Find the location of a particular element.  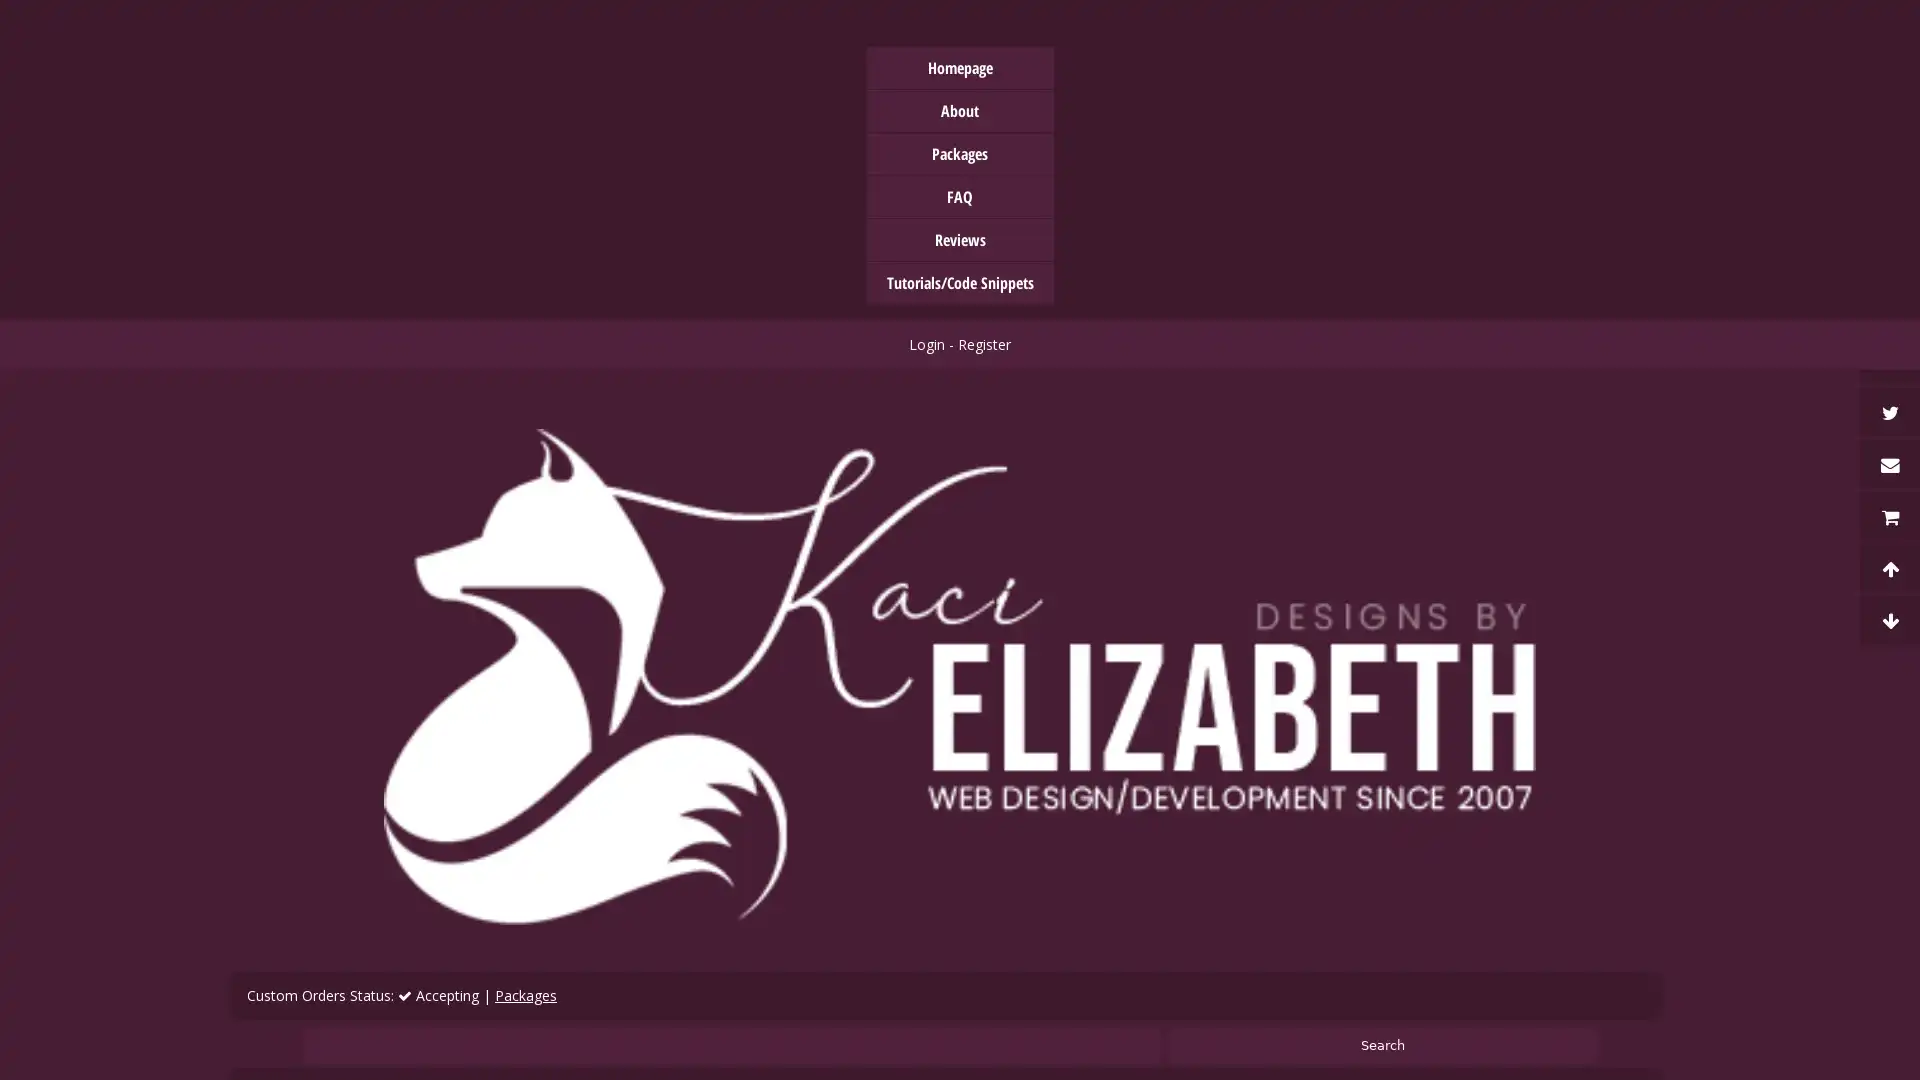

Search is located at coordinates (1381, 1044).